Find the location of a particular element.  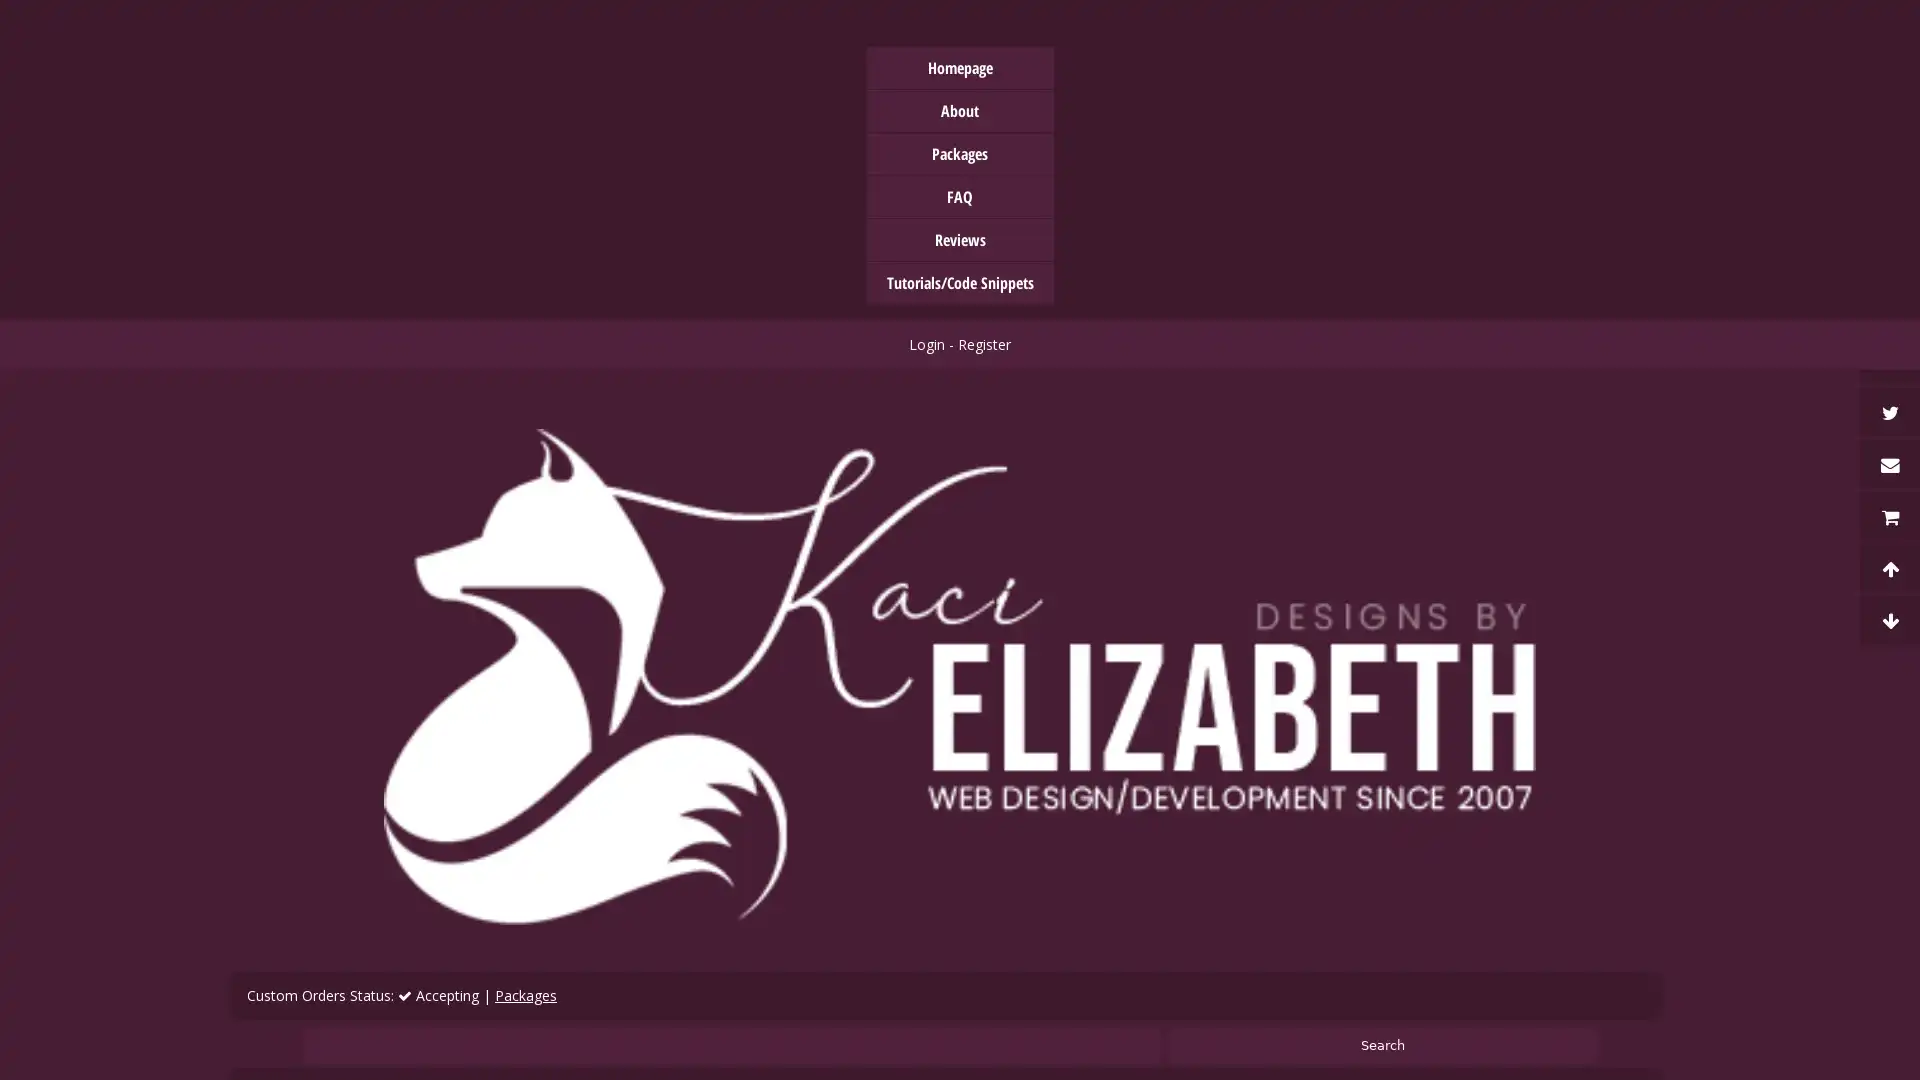

Search is located at coordinates (1381, 1044).